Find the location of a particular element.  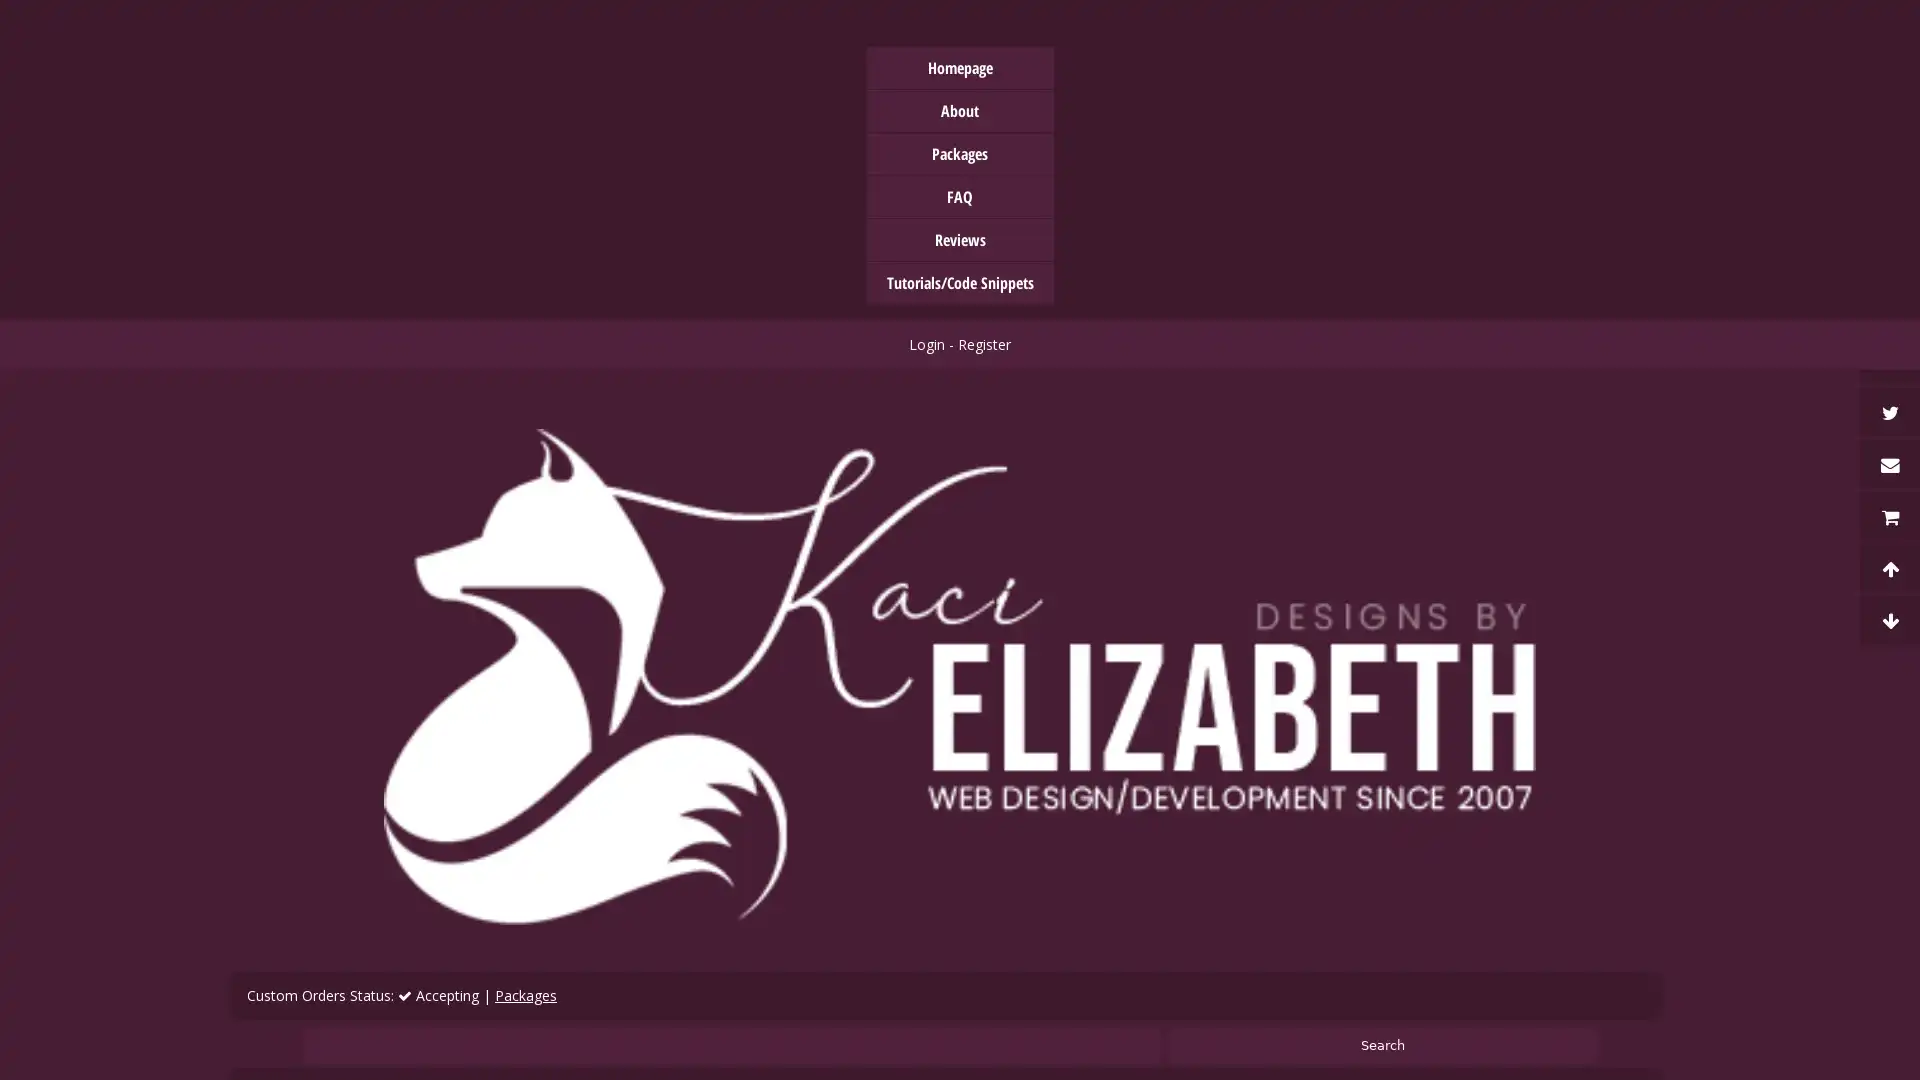

Search is located at coordinates (1381, 1044).